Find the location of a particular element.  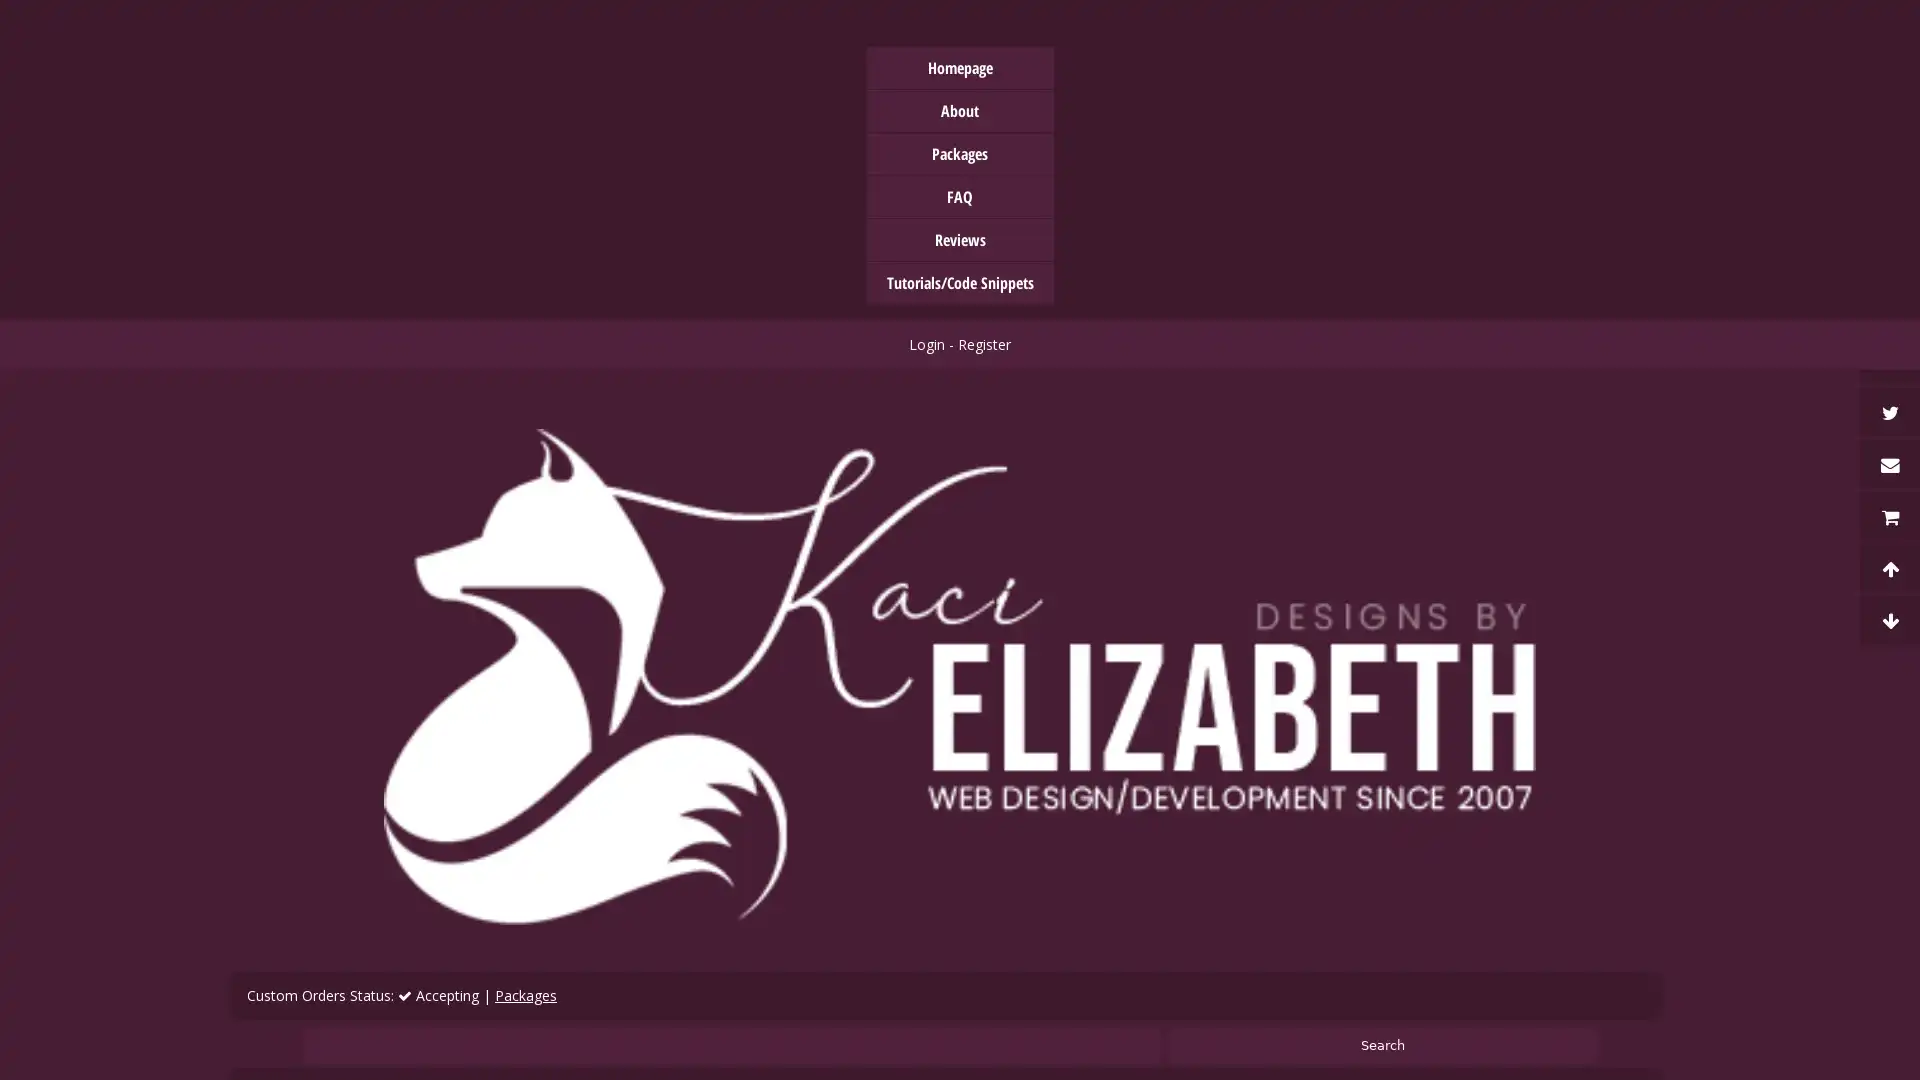

Search is located at coordinates (1381, 1044).